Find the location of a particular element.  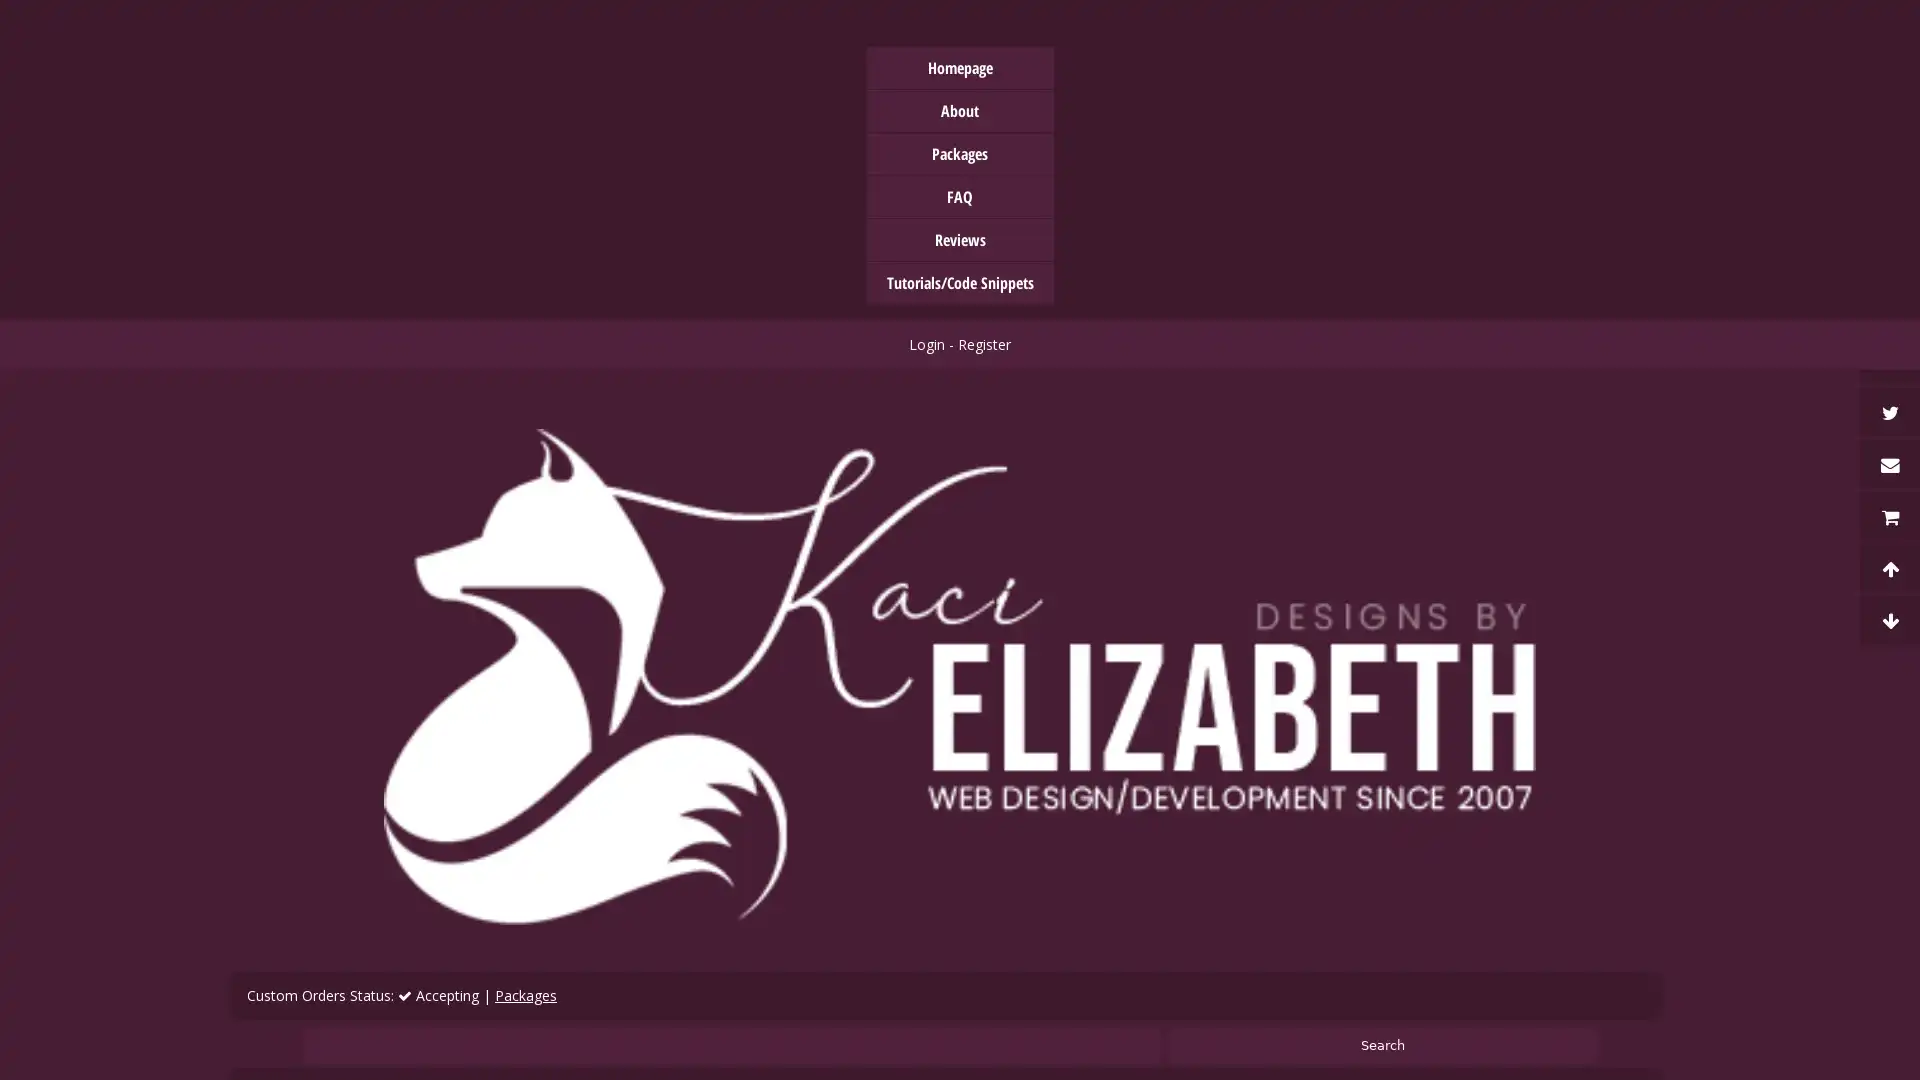

Search is located at coordinates (1381, 1044).